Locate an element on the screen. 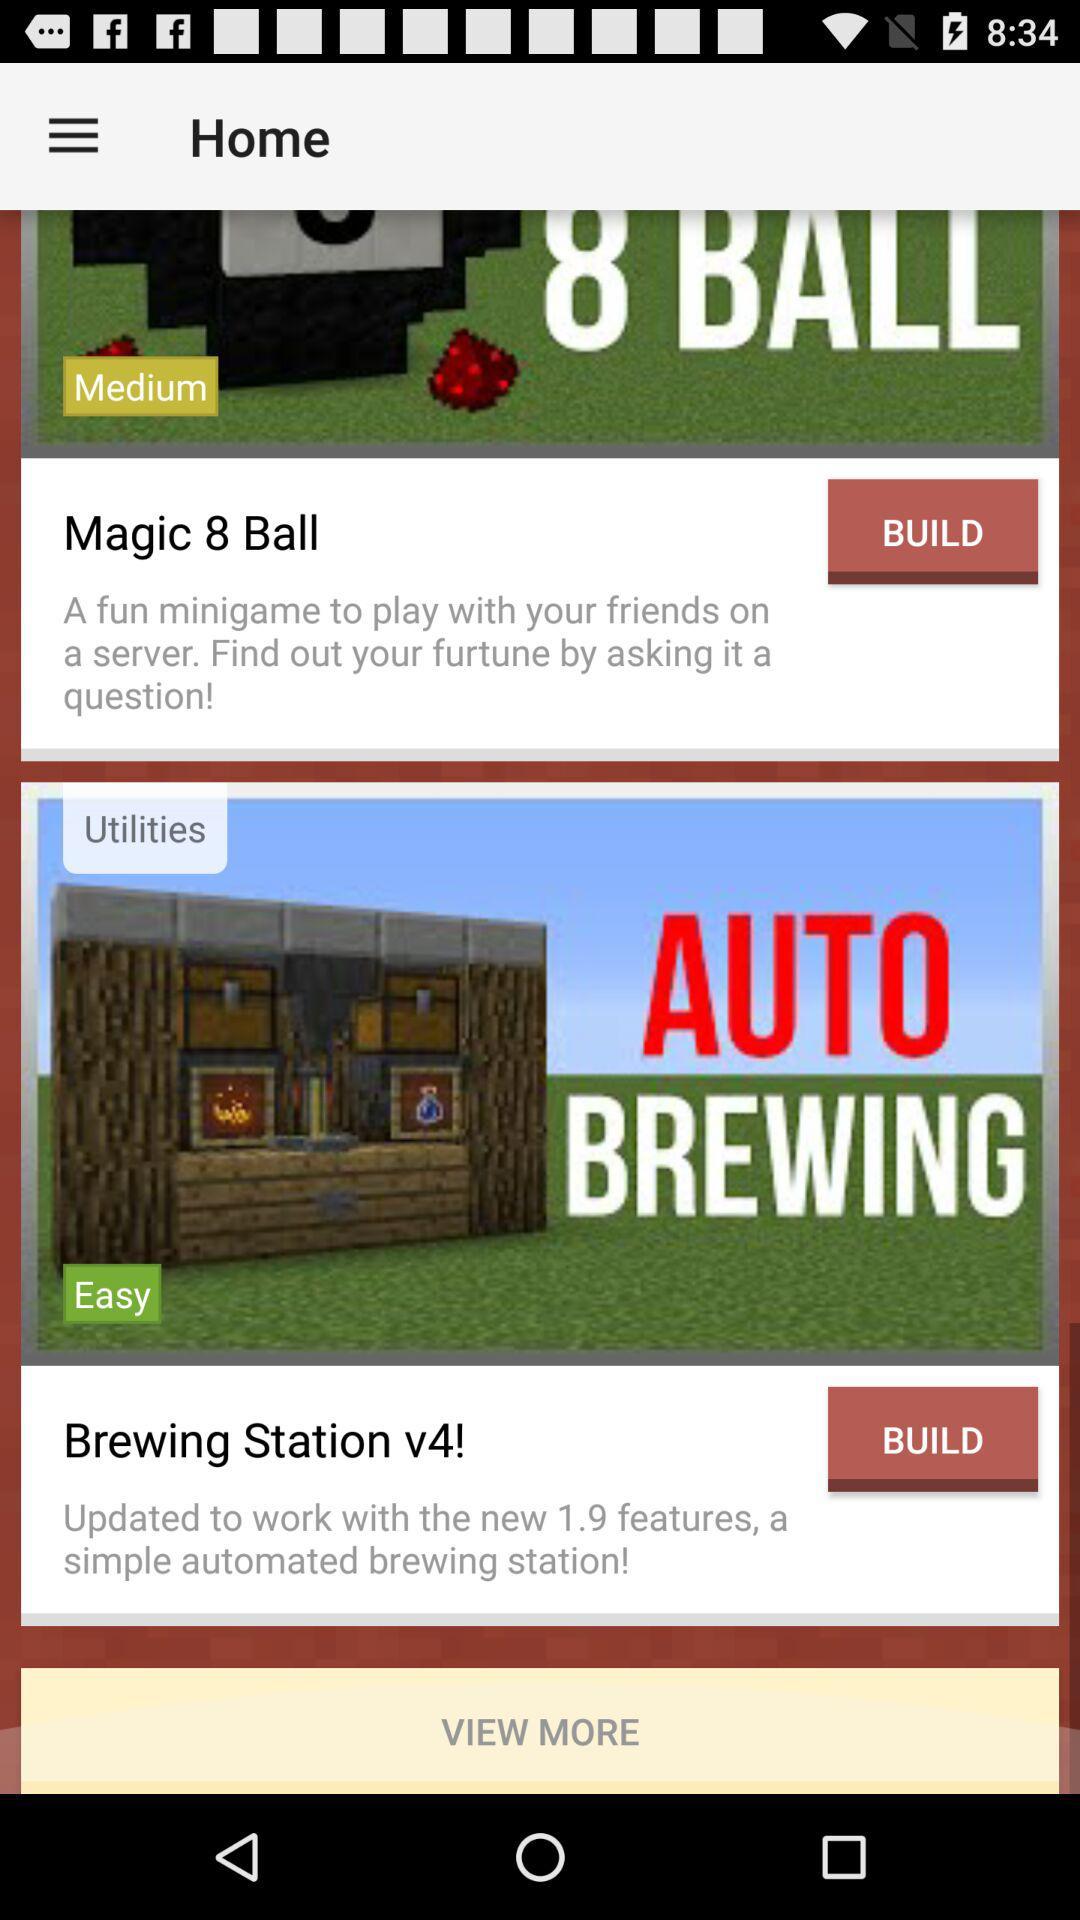  the view more is located at coordinates (540, 1730).